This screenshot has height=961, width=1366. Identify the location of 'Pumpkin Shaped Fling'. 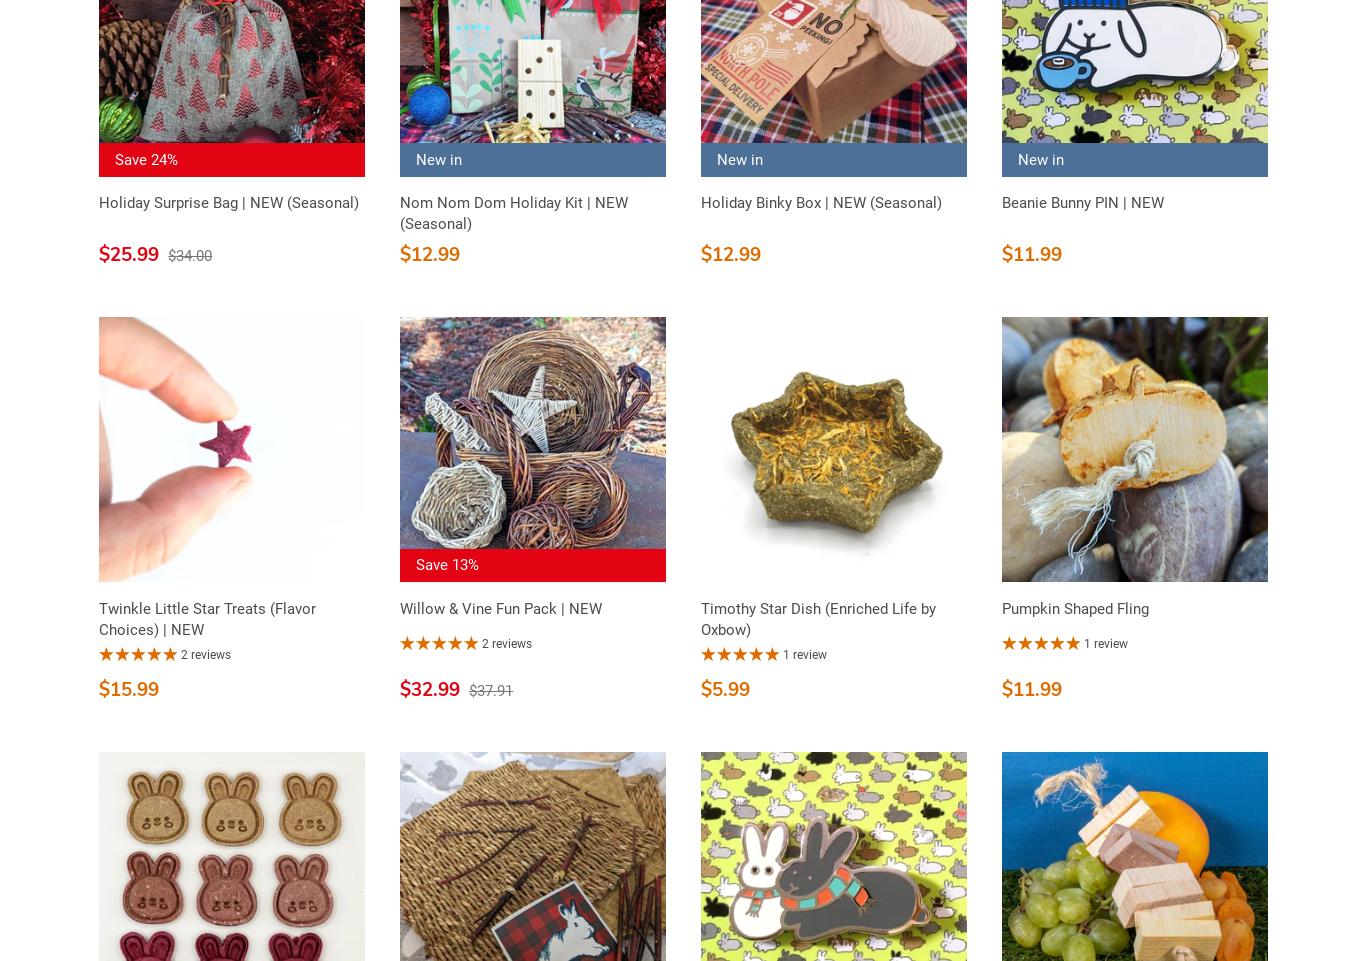
(1073, 608).